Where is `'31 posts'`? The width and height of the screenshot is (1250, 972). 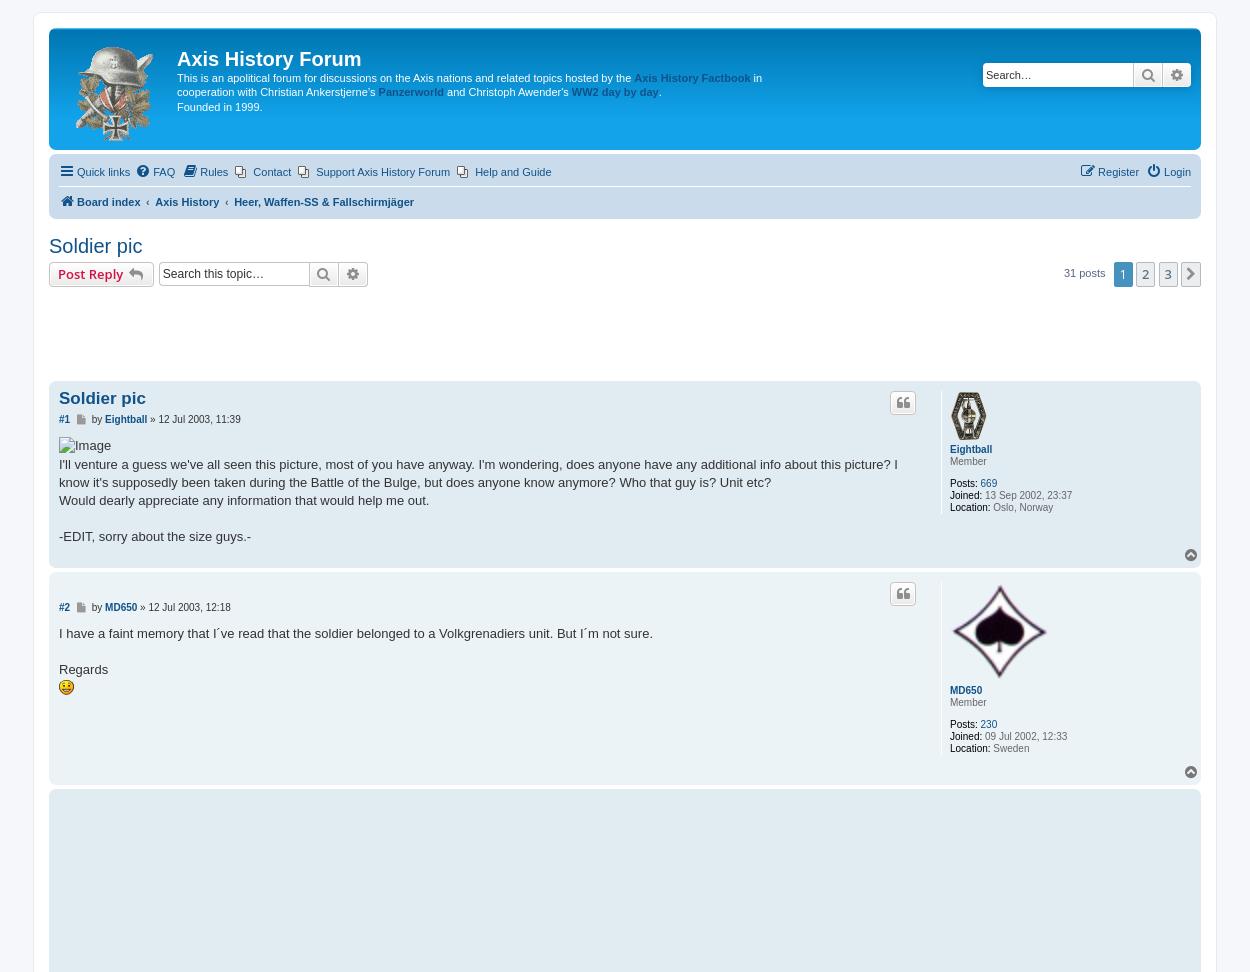
'31 posts' is located at coordinates (1084, 273).